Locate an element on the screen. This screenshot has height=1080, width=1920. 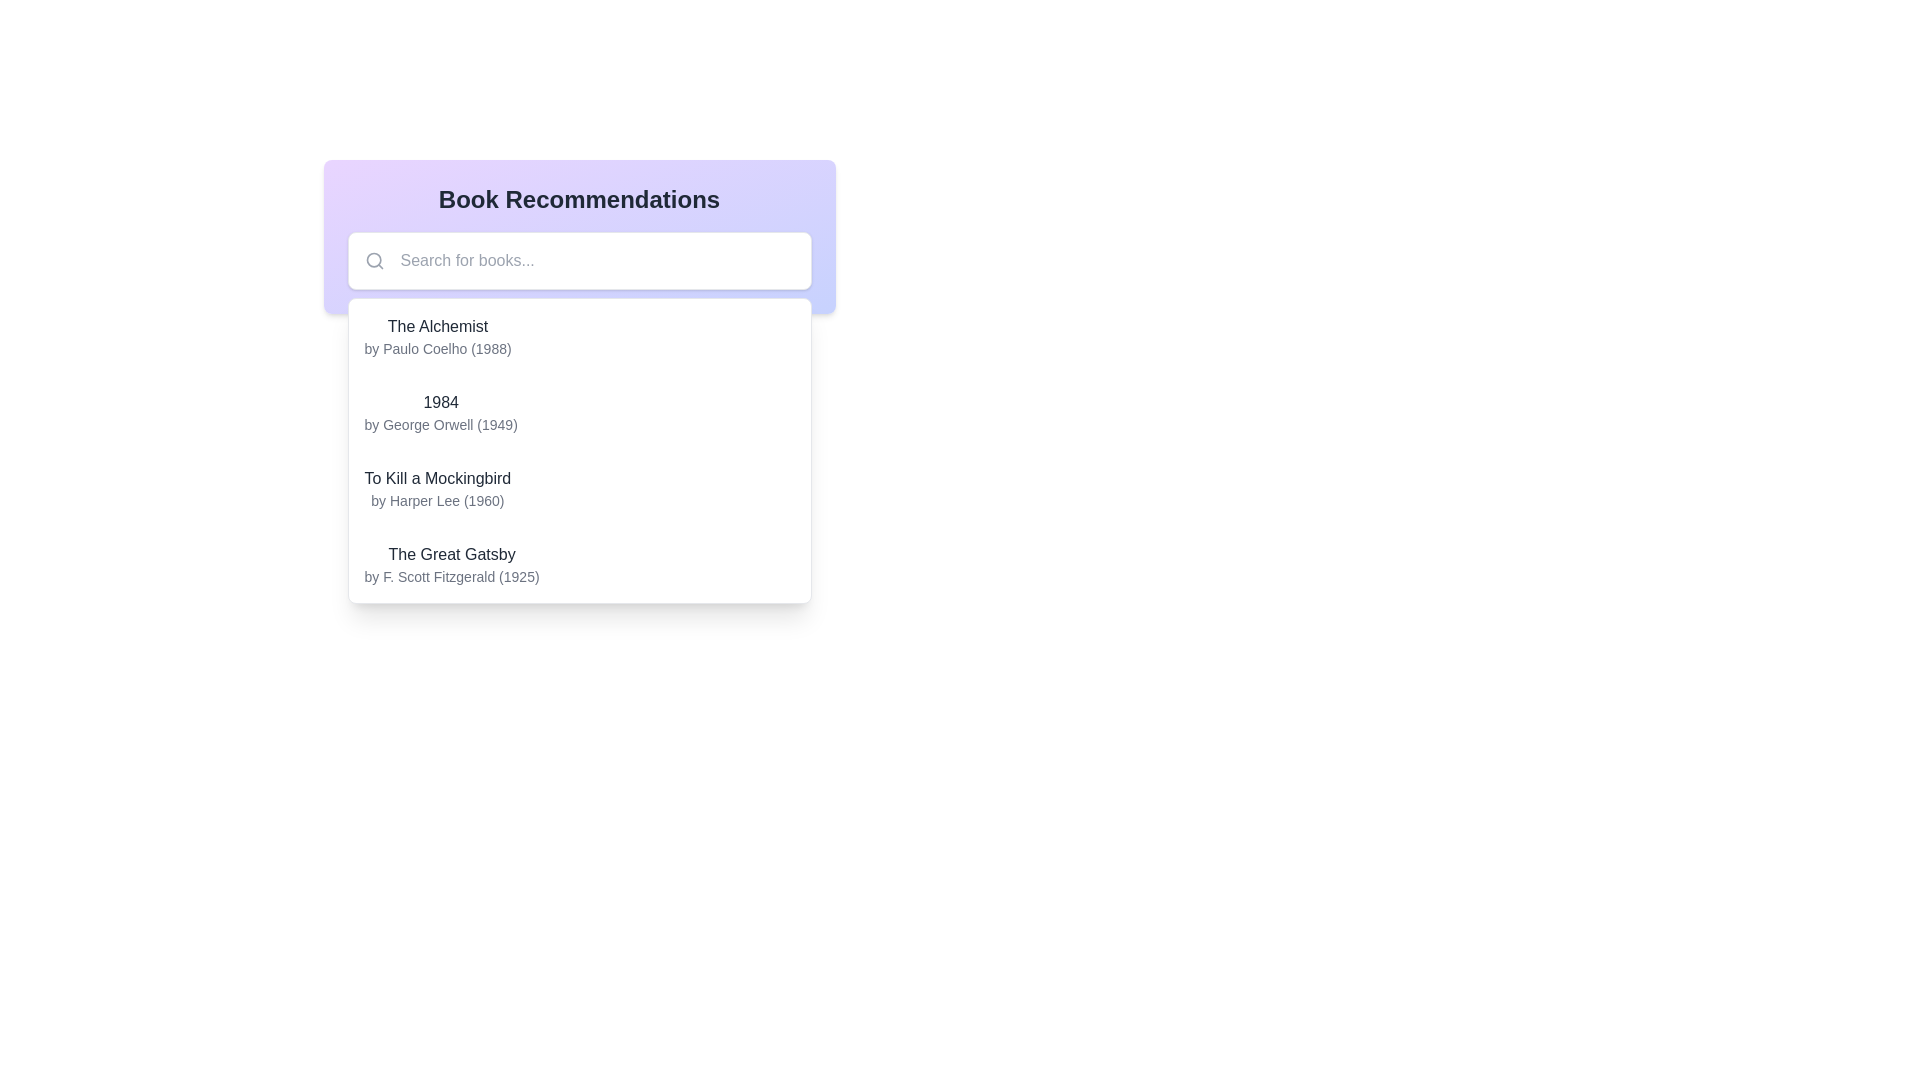
the text label displaying 'by George Orwell (1949)', which is styled in small, gray font and positioned beneath the bold '1984' title is located at coordinates (440, 423).